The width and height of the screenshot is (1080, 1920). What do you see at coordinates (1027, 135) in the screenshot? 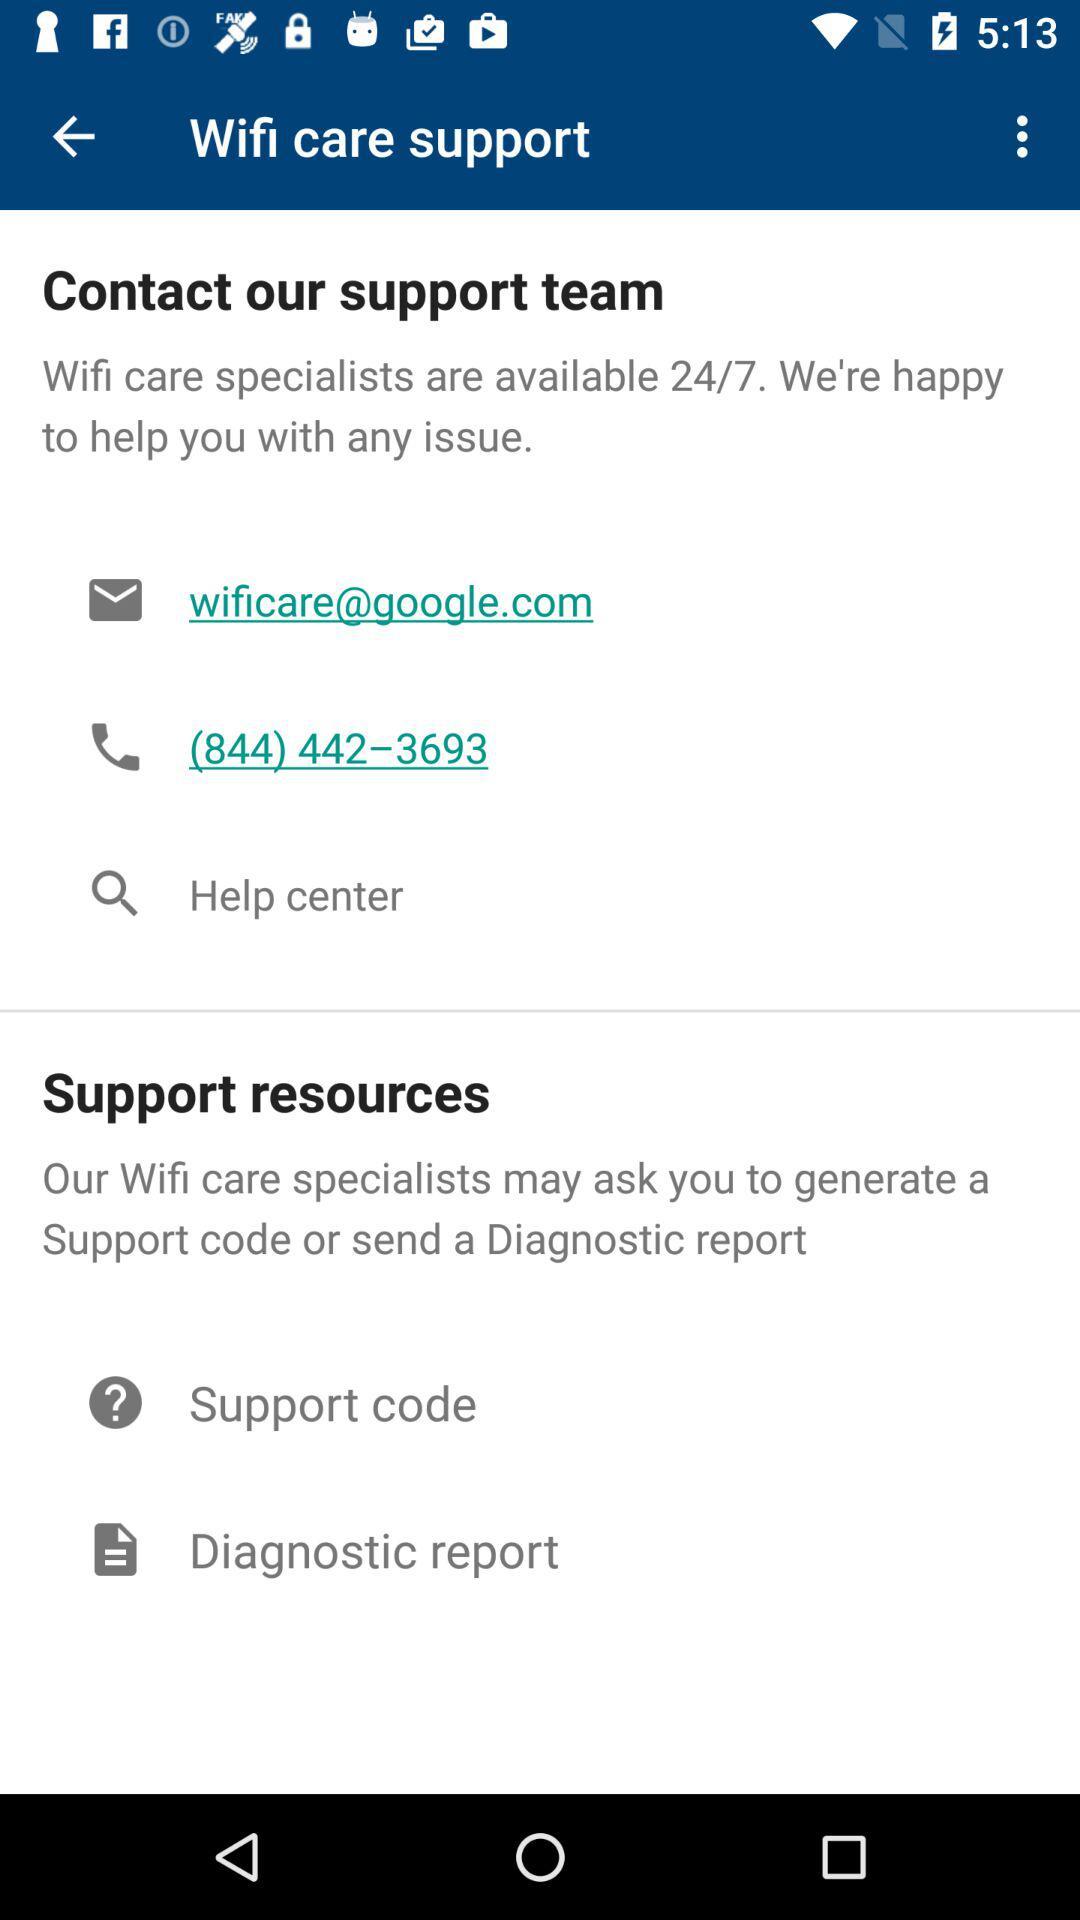
I see `item next to wifi care support item` at bounding box center [1027, 135].